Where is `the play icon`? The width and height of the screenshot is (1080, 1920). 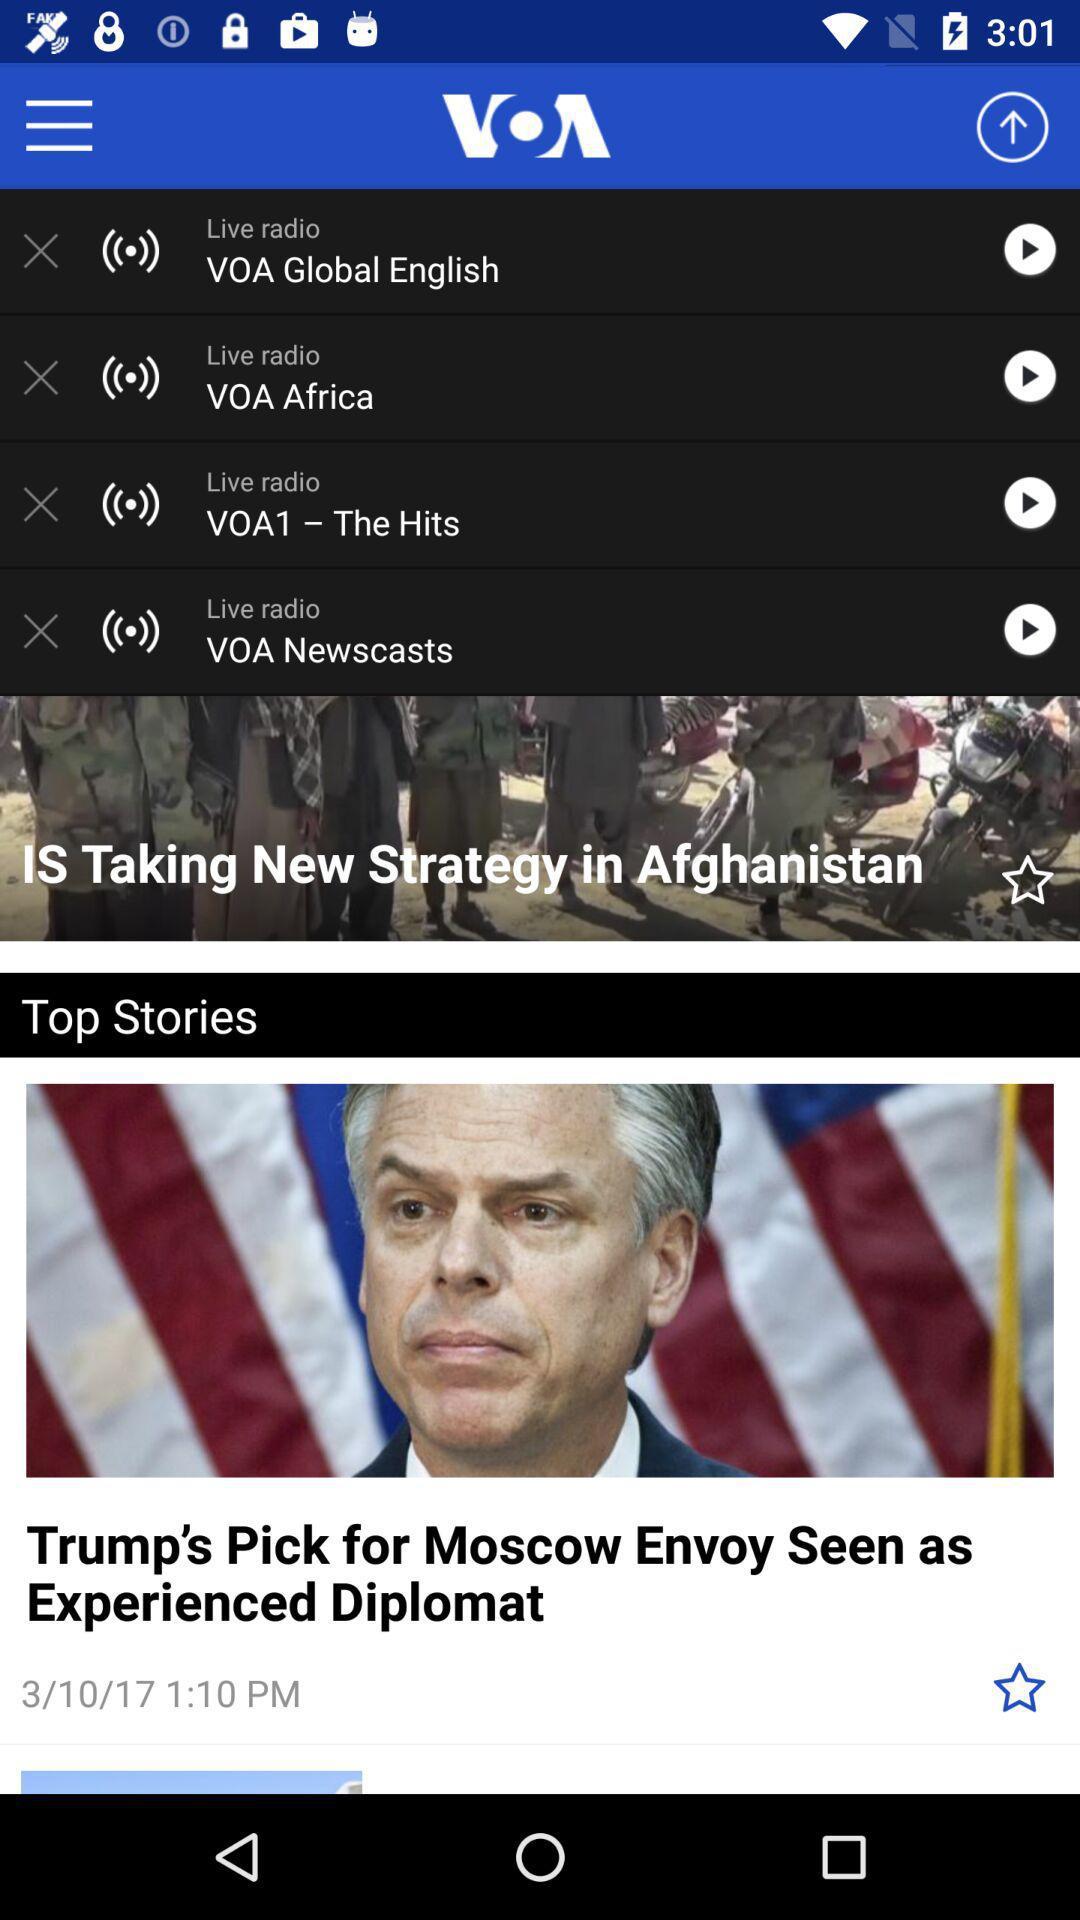
the play icon is located at coordinates (1039, 629).